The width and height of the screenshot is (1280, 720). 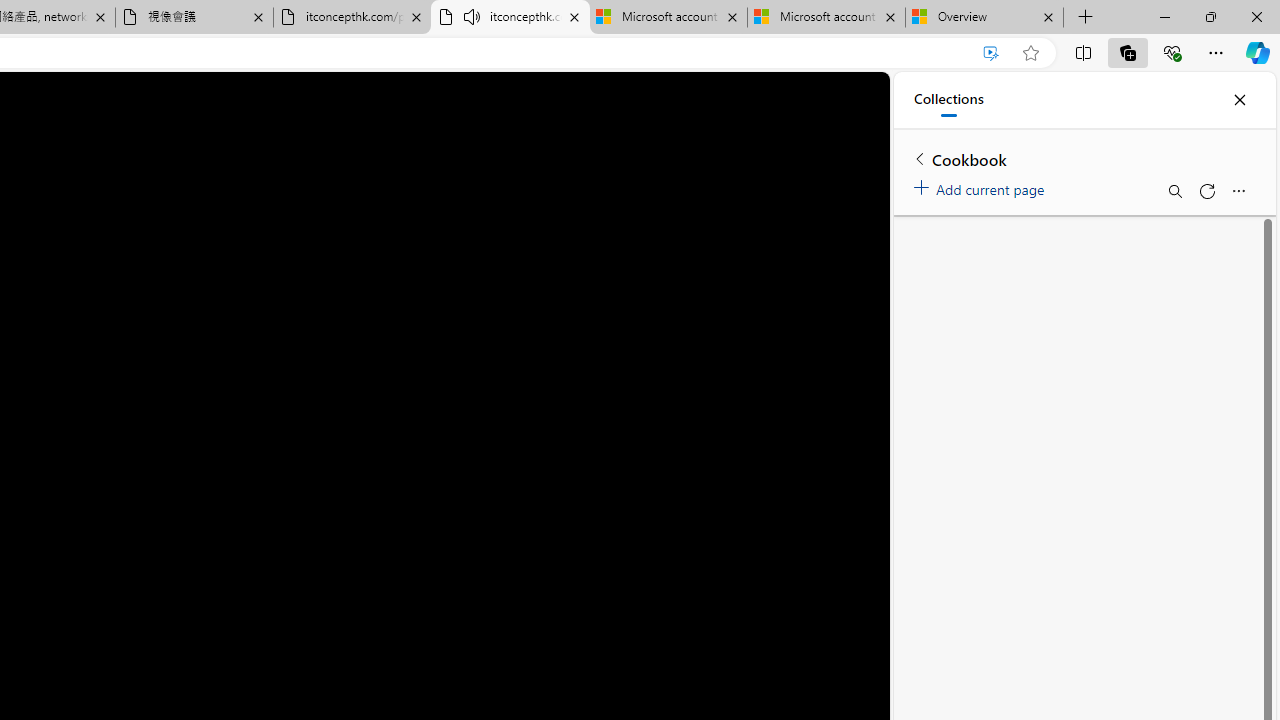 I want to click on 'Overview', so click(x=984, y=17).